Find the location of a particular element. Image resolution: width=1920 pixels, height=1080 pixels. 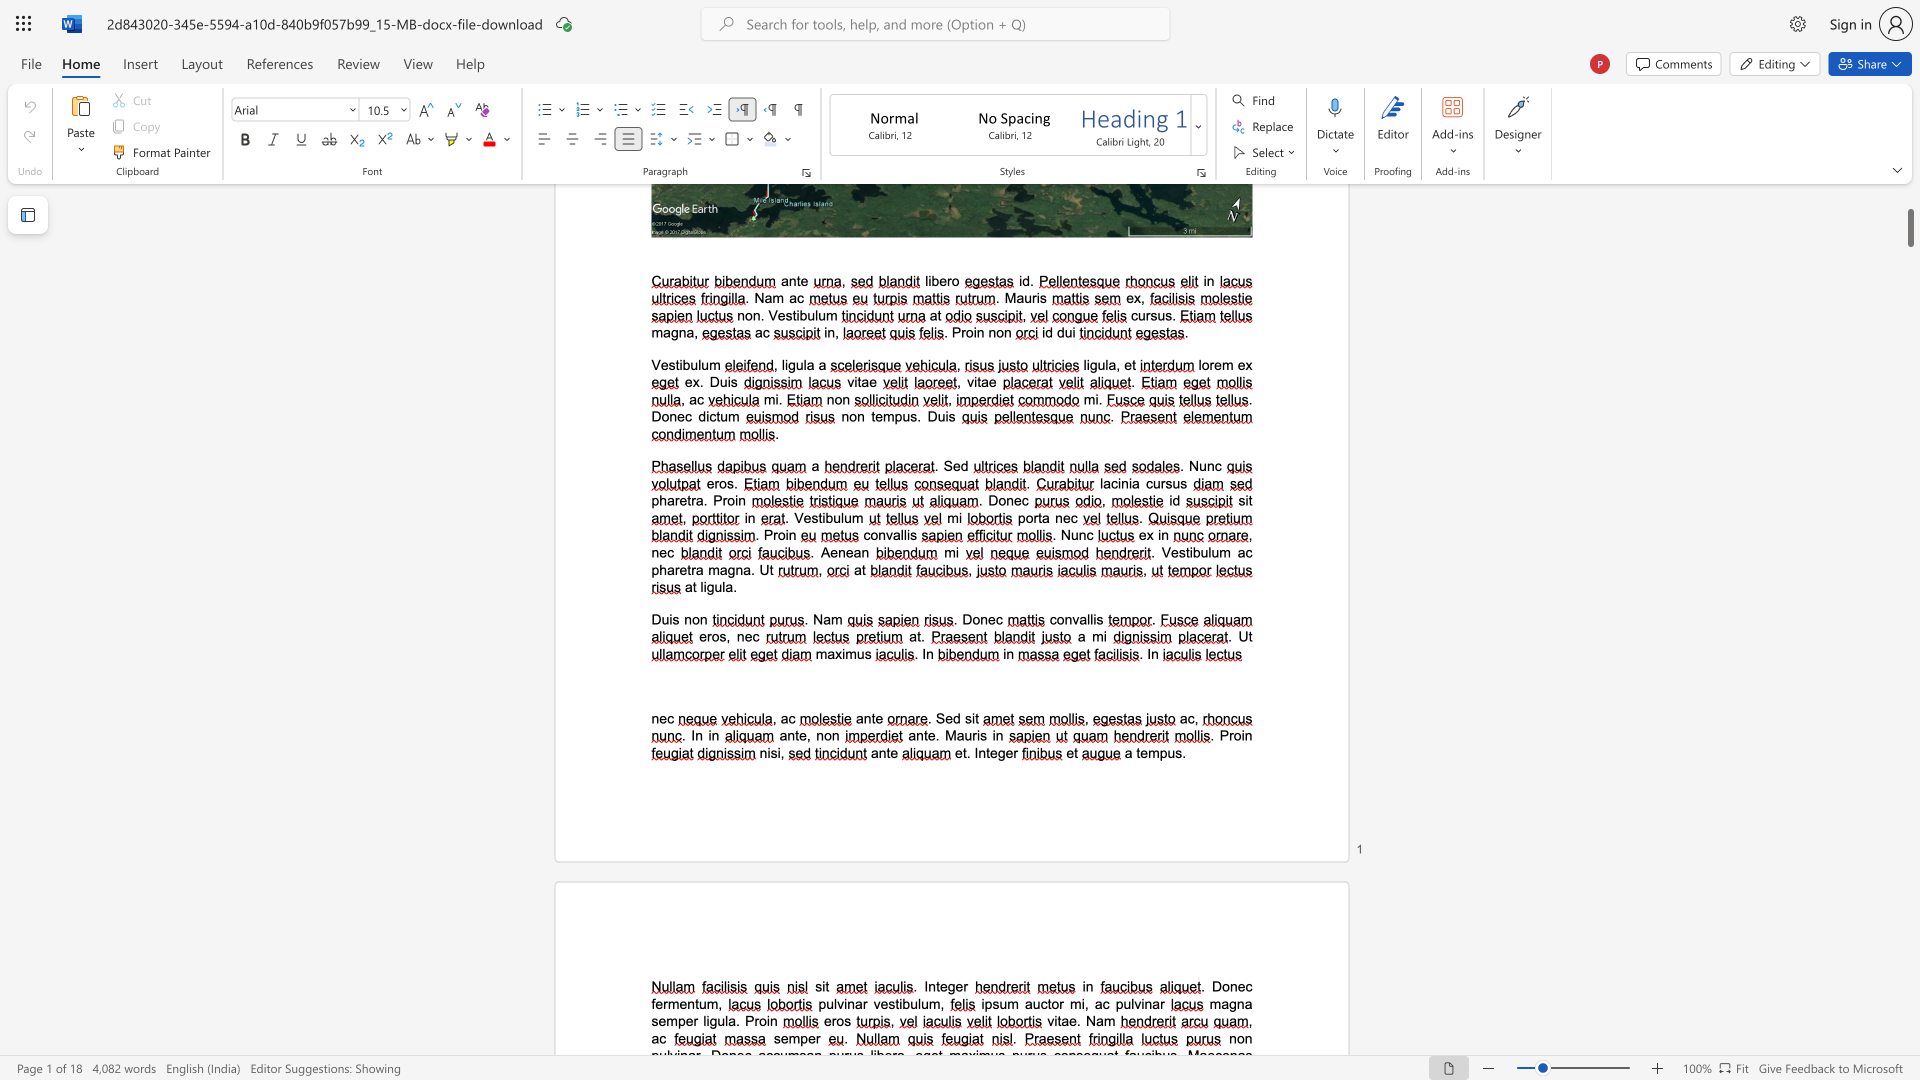

the 1th character "m" in the text is located at coordinates (1153, 753).